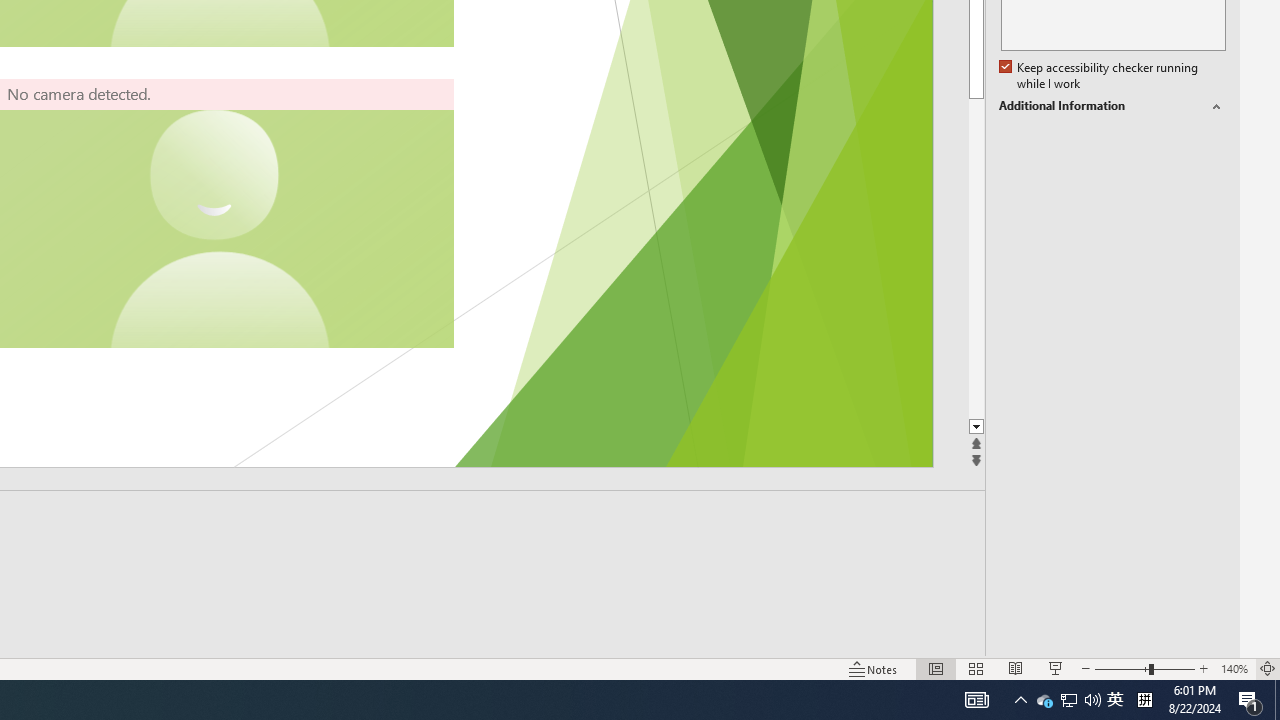 The height and width of the screenshot is (720, 1280). I want to click on 'Keep accessibility checker running while I work', so click(1099, 75).